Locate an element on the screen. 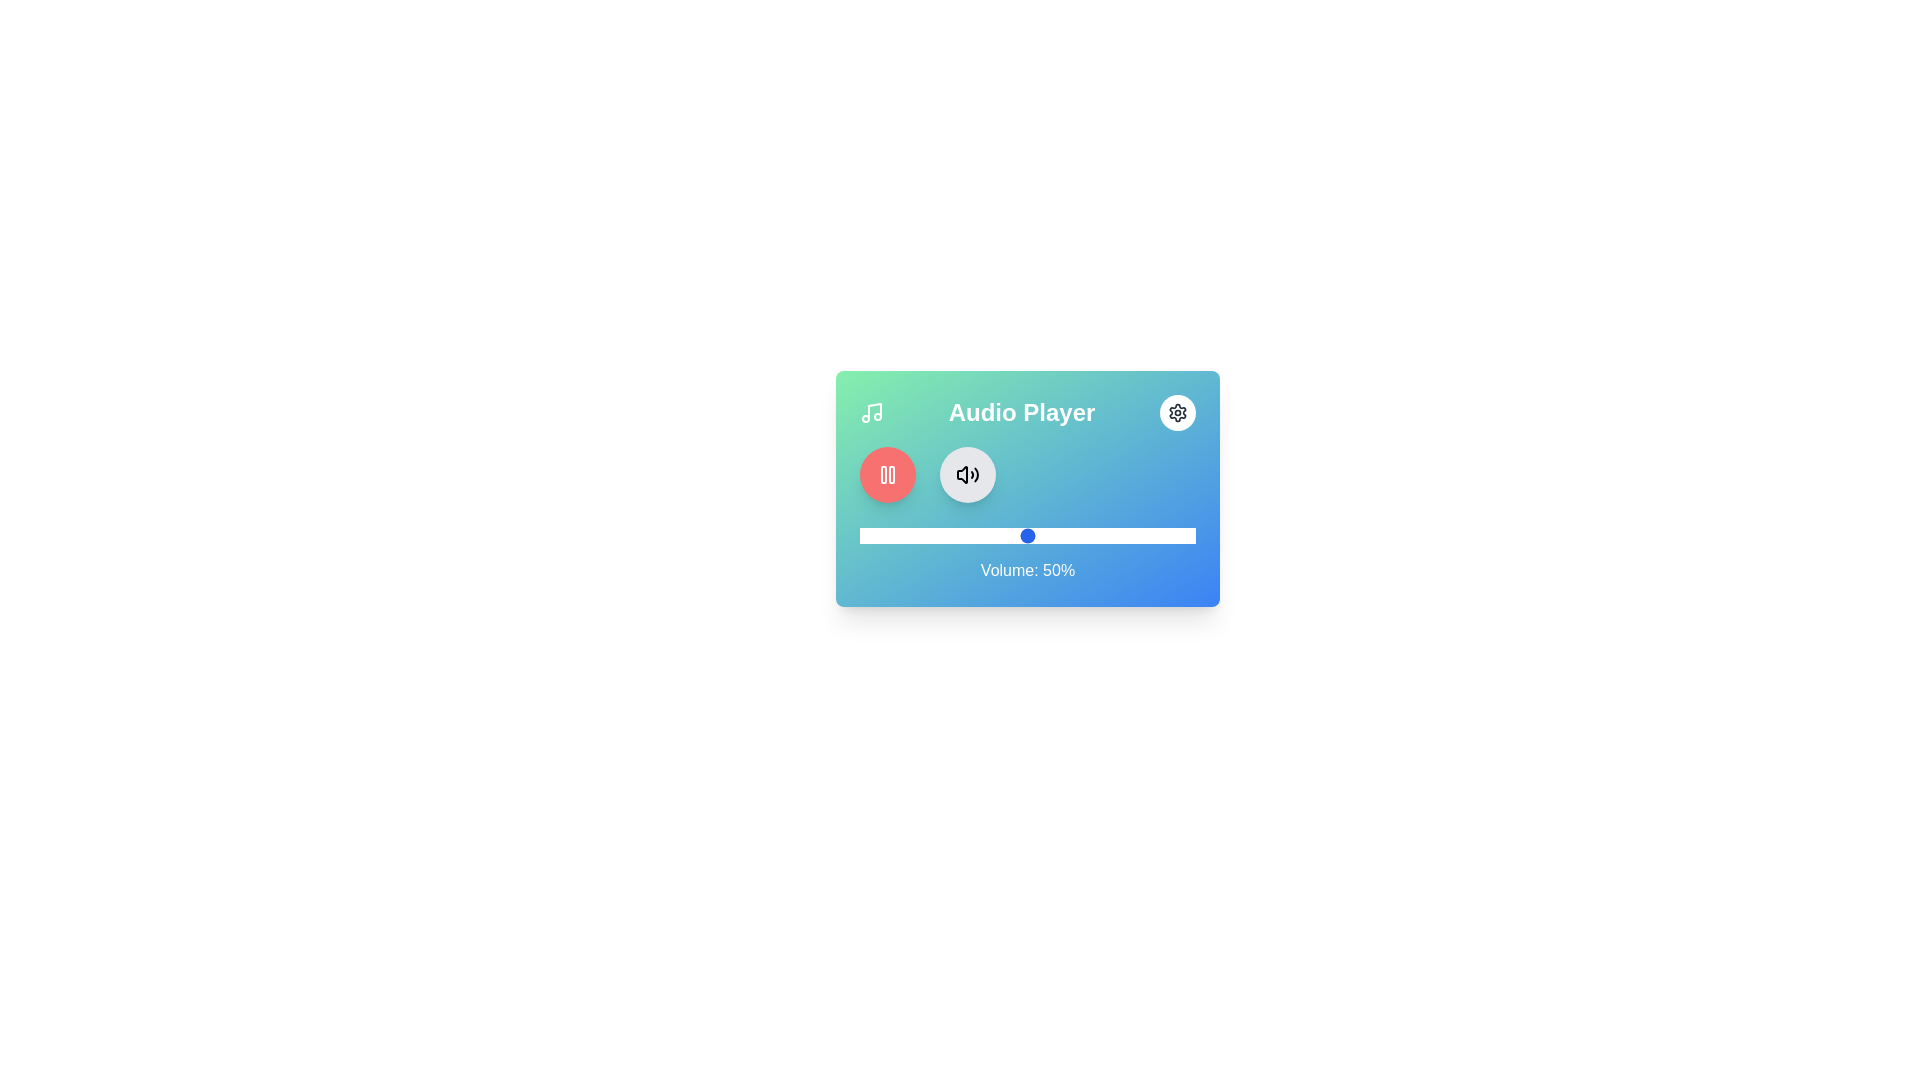 This screenshot has height=1080, width=1920. volume is located at coordinates (1021, 535).